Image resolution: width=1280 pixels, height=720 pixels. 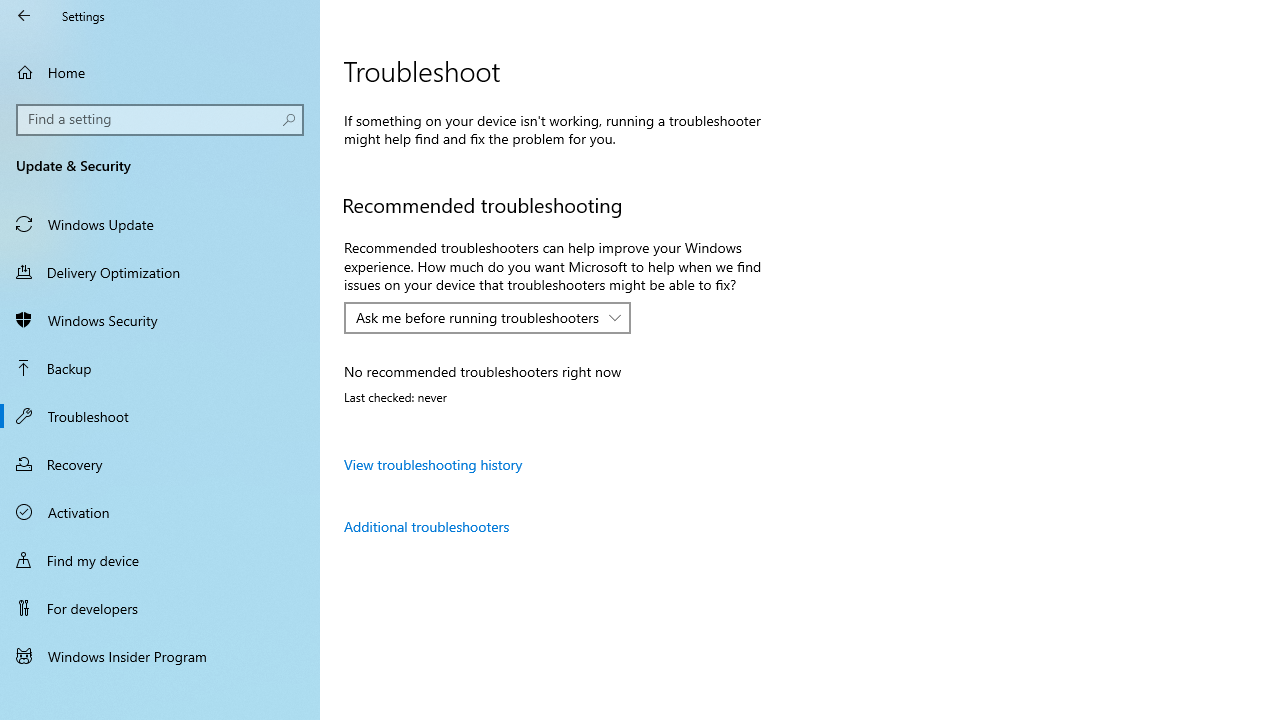 What do you see at coordinates (160, 119) in the screenshot?
I see `'Search box, Find a setting'` at bounding box center [160, 119].